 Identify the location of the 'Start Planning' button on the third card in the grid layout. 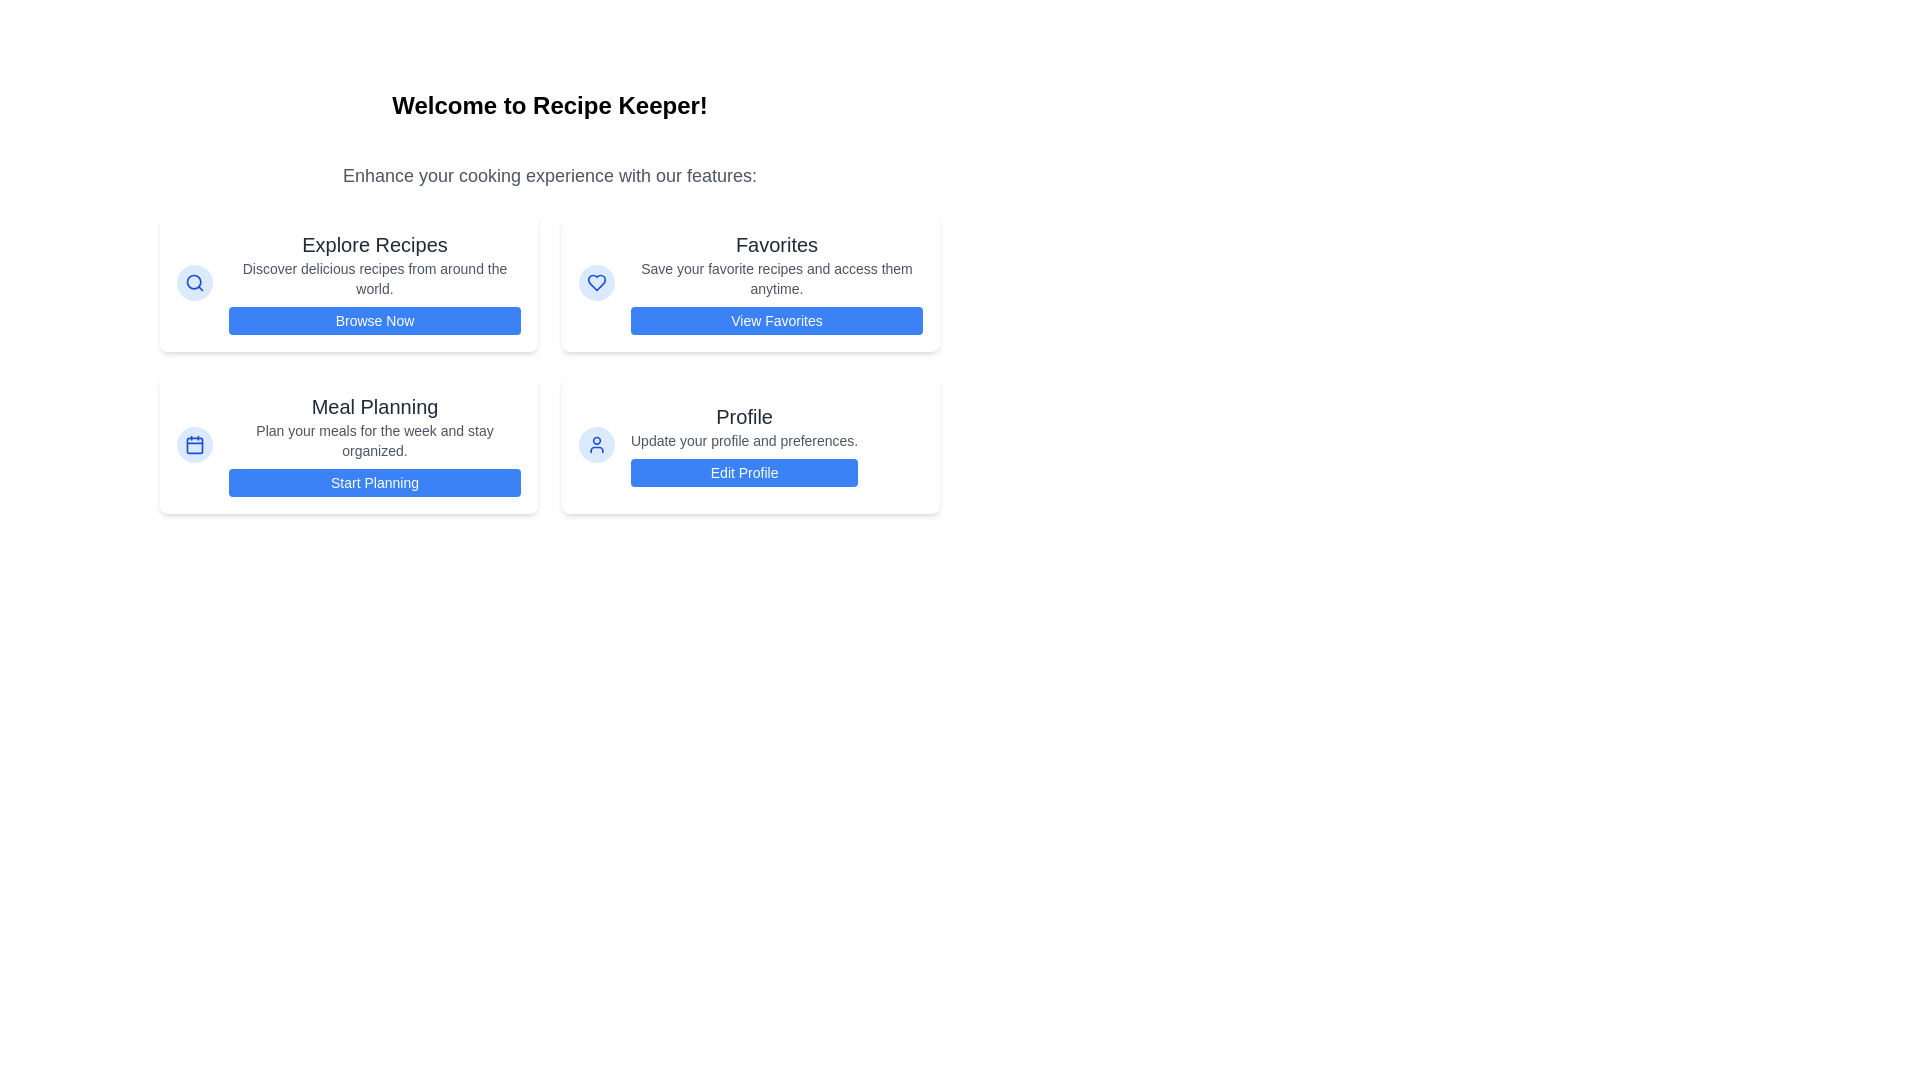
(349, 443).